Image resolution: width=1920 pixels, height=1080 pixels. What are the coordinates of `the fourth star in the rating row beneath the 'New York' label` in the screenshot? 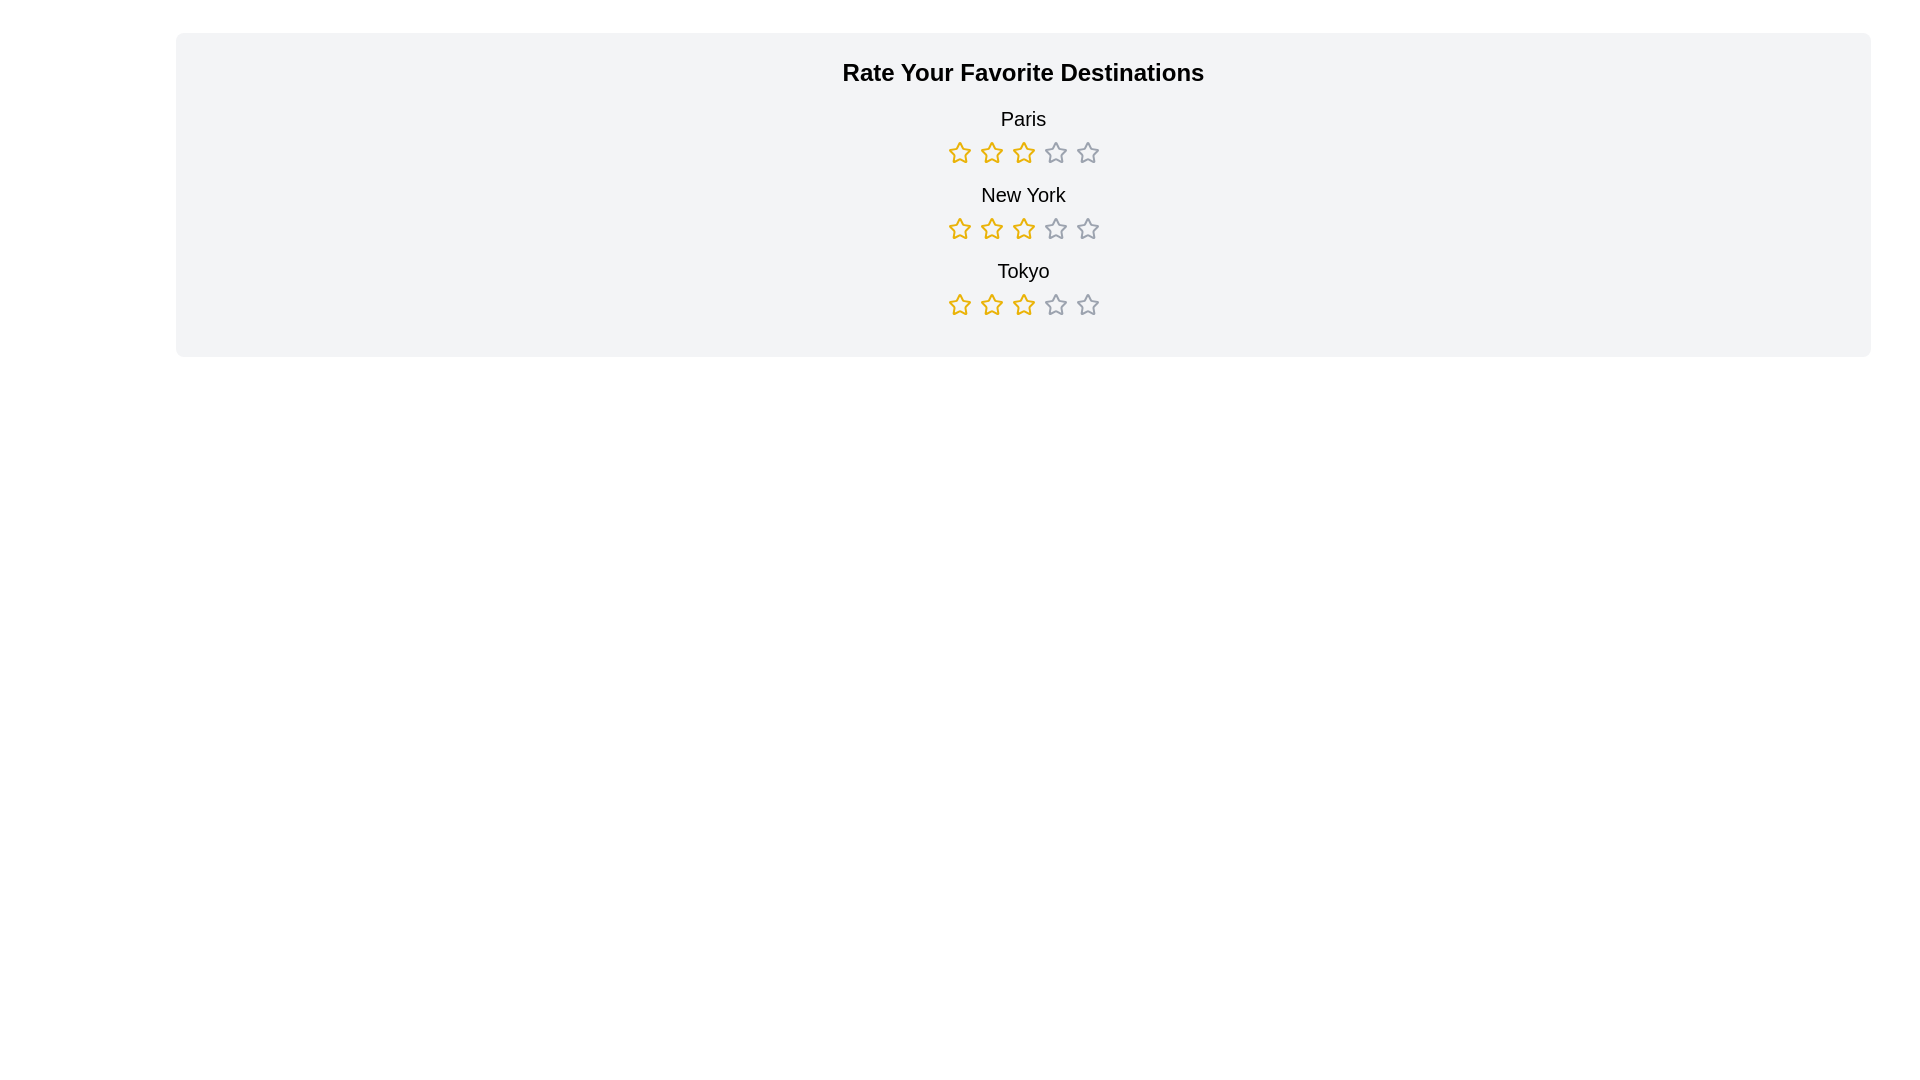 It's located at (1023, 227).